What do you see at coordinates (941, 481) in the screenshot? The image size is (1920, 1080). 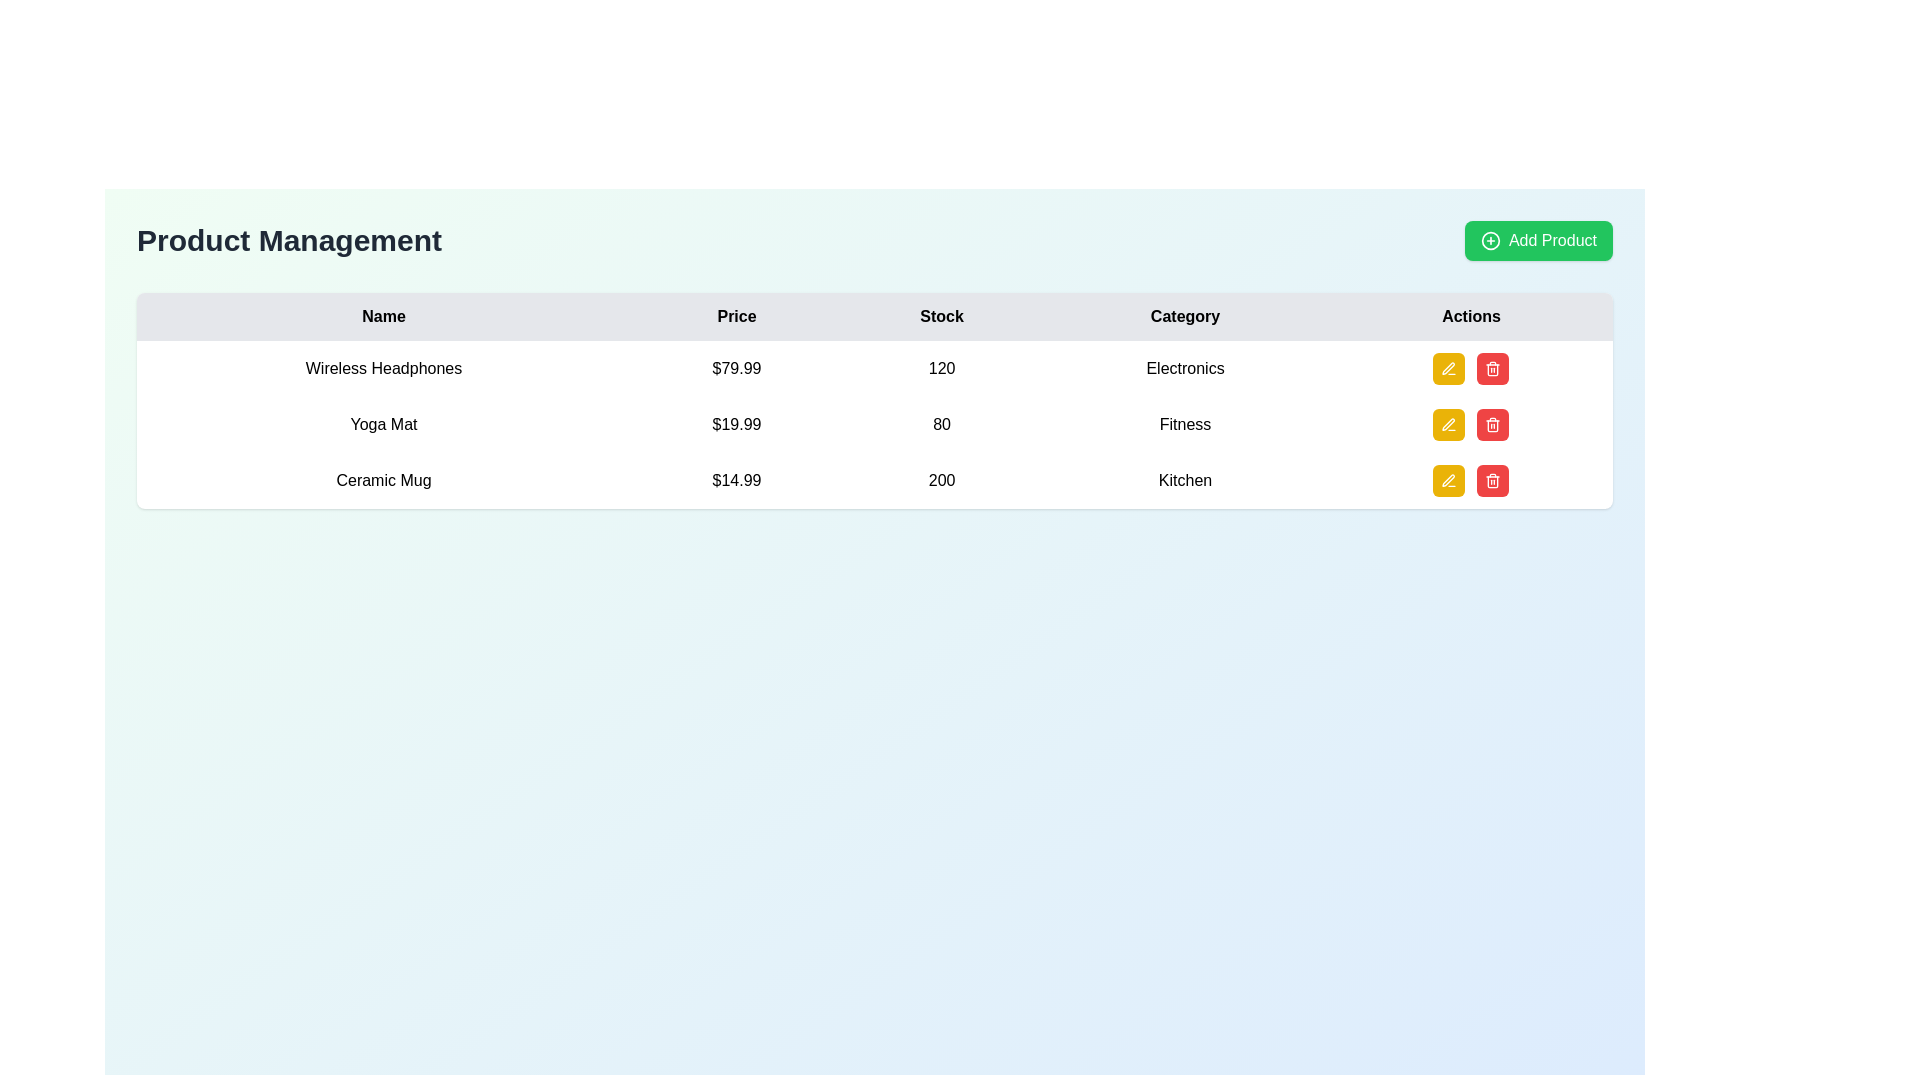 I see `stock value displayed for the product 'Ceramic Mug' located in the third row and third column of the product management table` at bounding box center [941, 481].